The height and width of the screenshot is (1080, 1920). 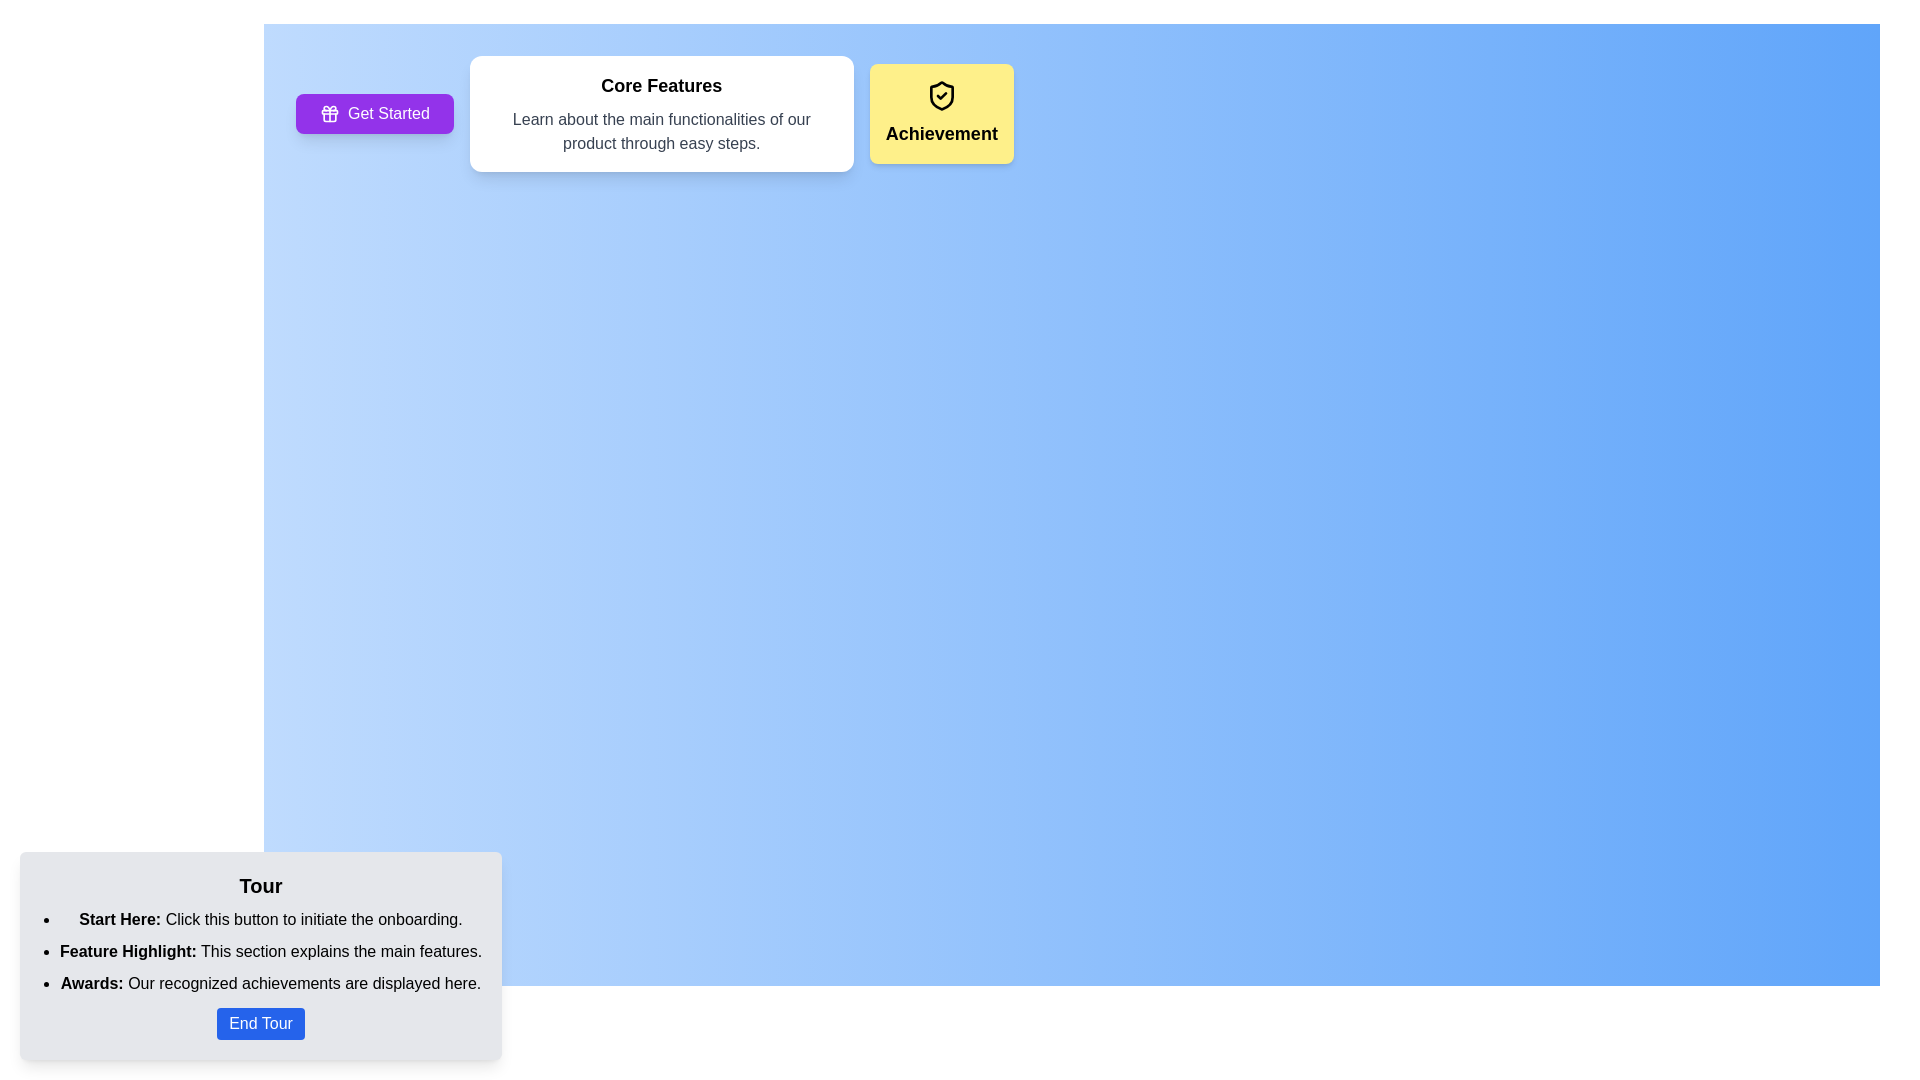 What do you see at coordinates (91, 982) in the screenshot?
I see `text label 'Awards:' which introduces the description of recognized achievements, located in the lower-left footer section of the UI` at bounding box center [91, 982].